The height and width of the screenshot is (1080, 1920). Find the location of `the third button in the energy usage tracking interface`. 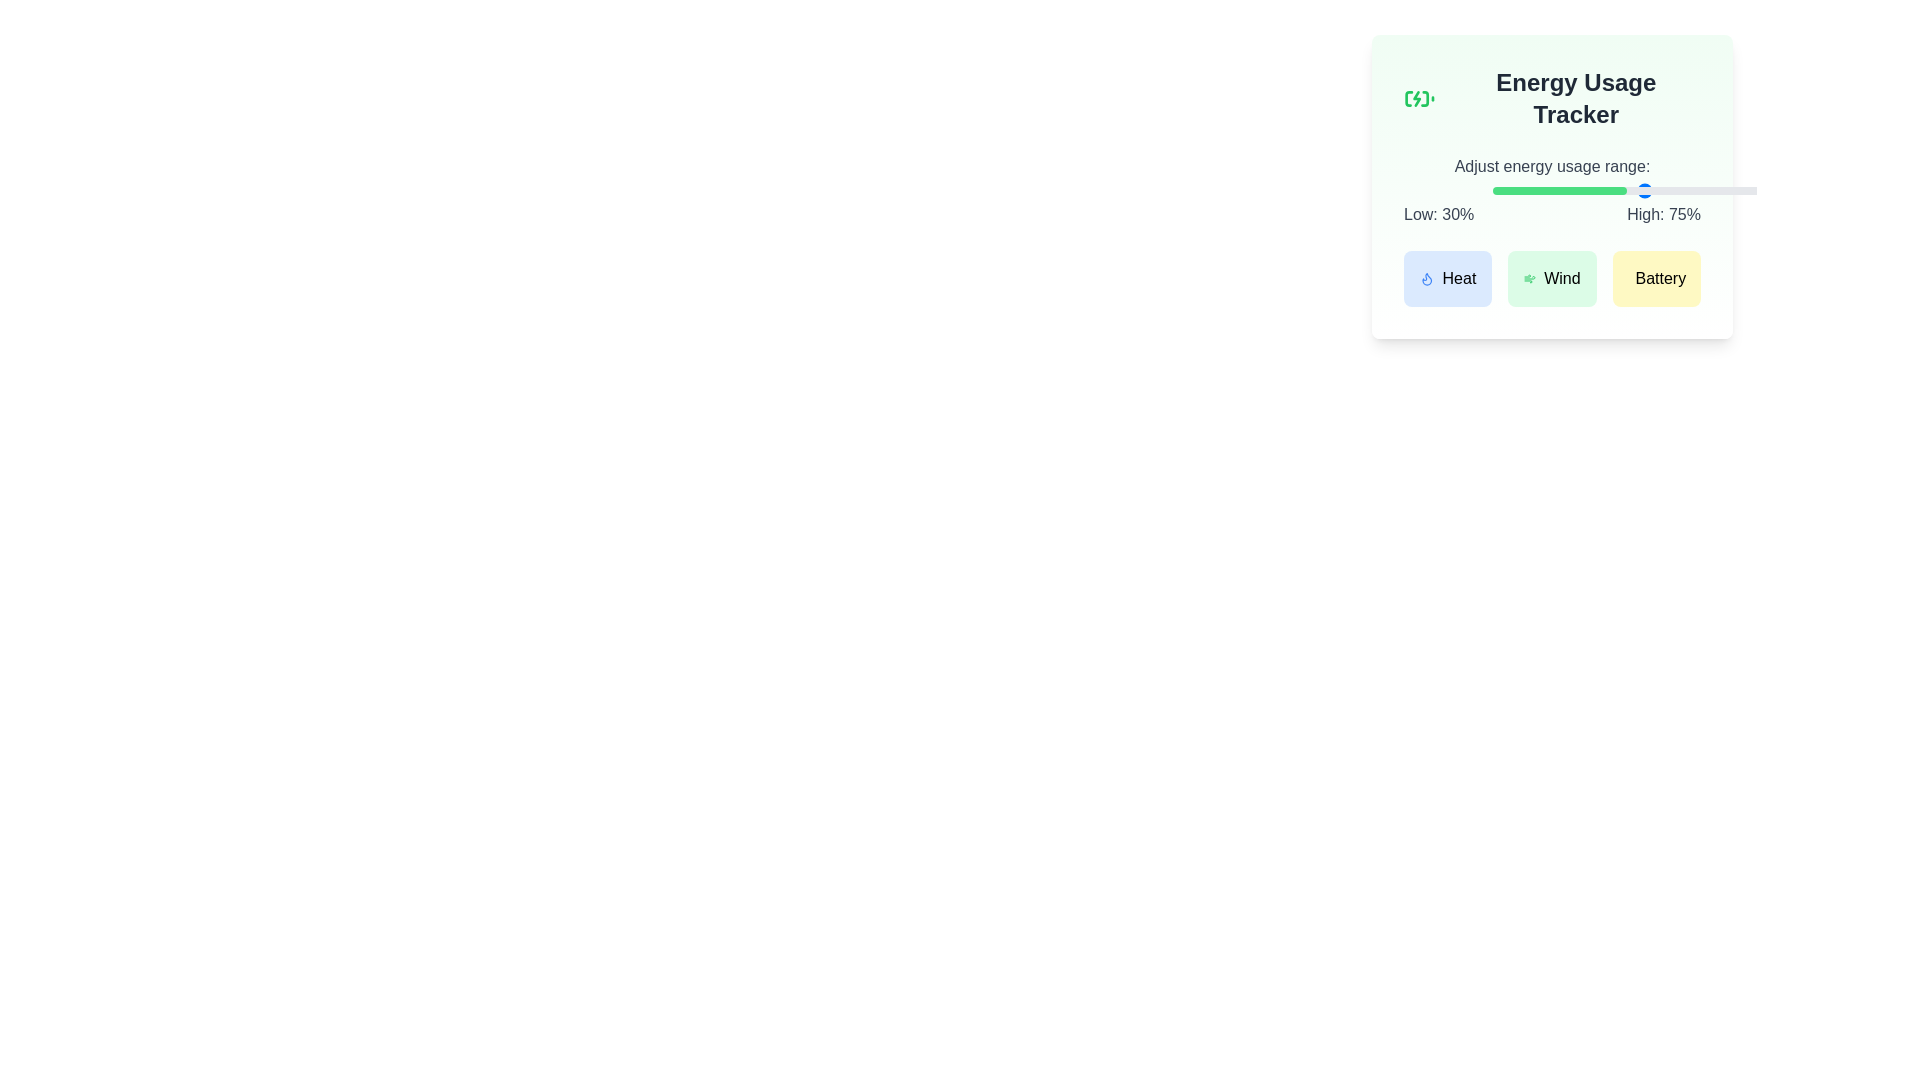

the third button in the energy usage tracking interface is located at coordinates (1656, 278).